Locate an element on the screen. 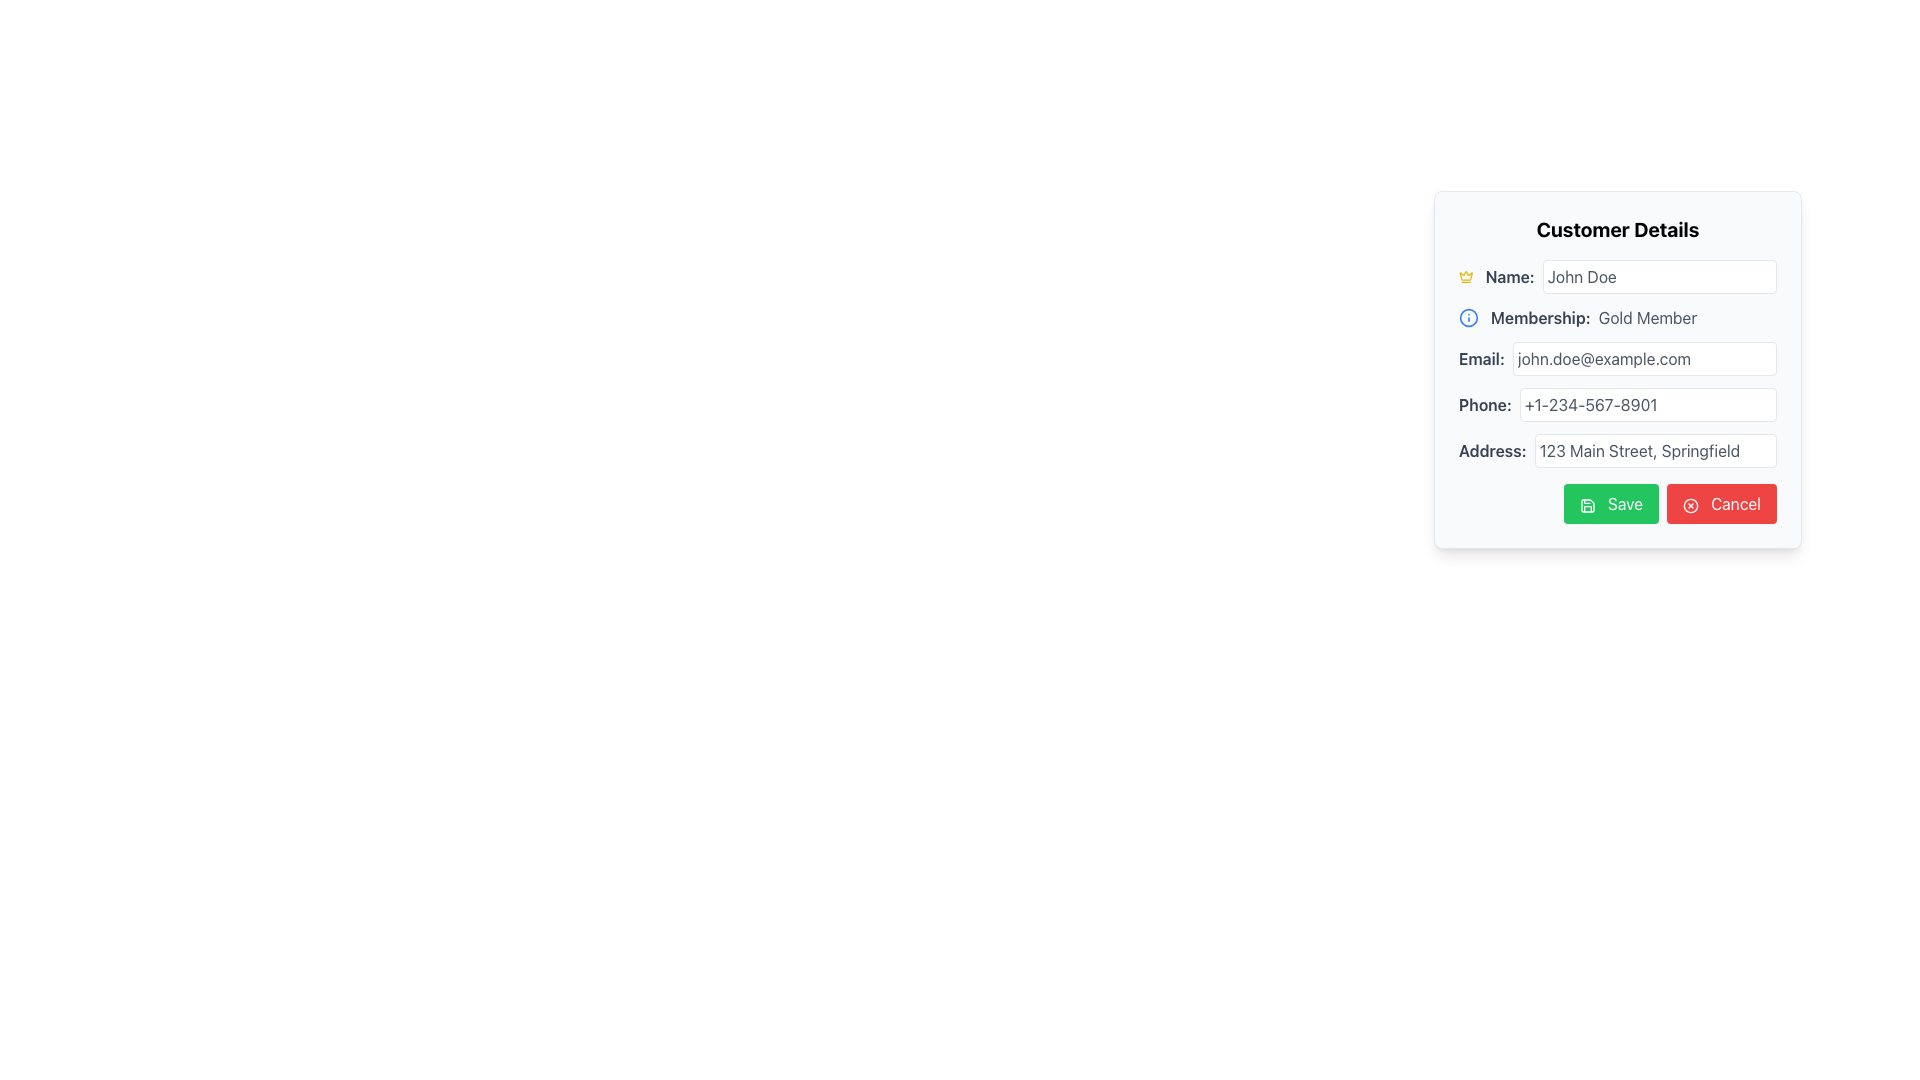  the Icon representing the 'Name:' field in the customer details interface, which is located to the left of the 'Name:' text is located at coordinates (1466, 277).